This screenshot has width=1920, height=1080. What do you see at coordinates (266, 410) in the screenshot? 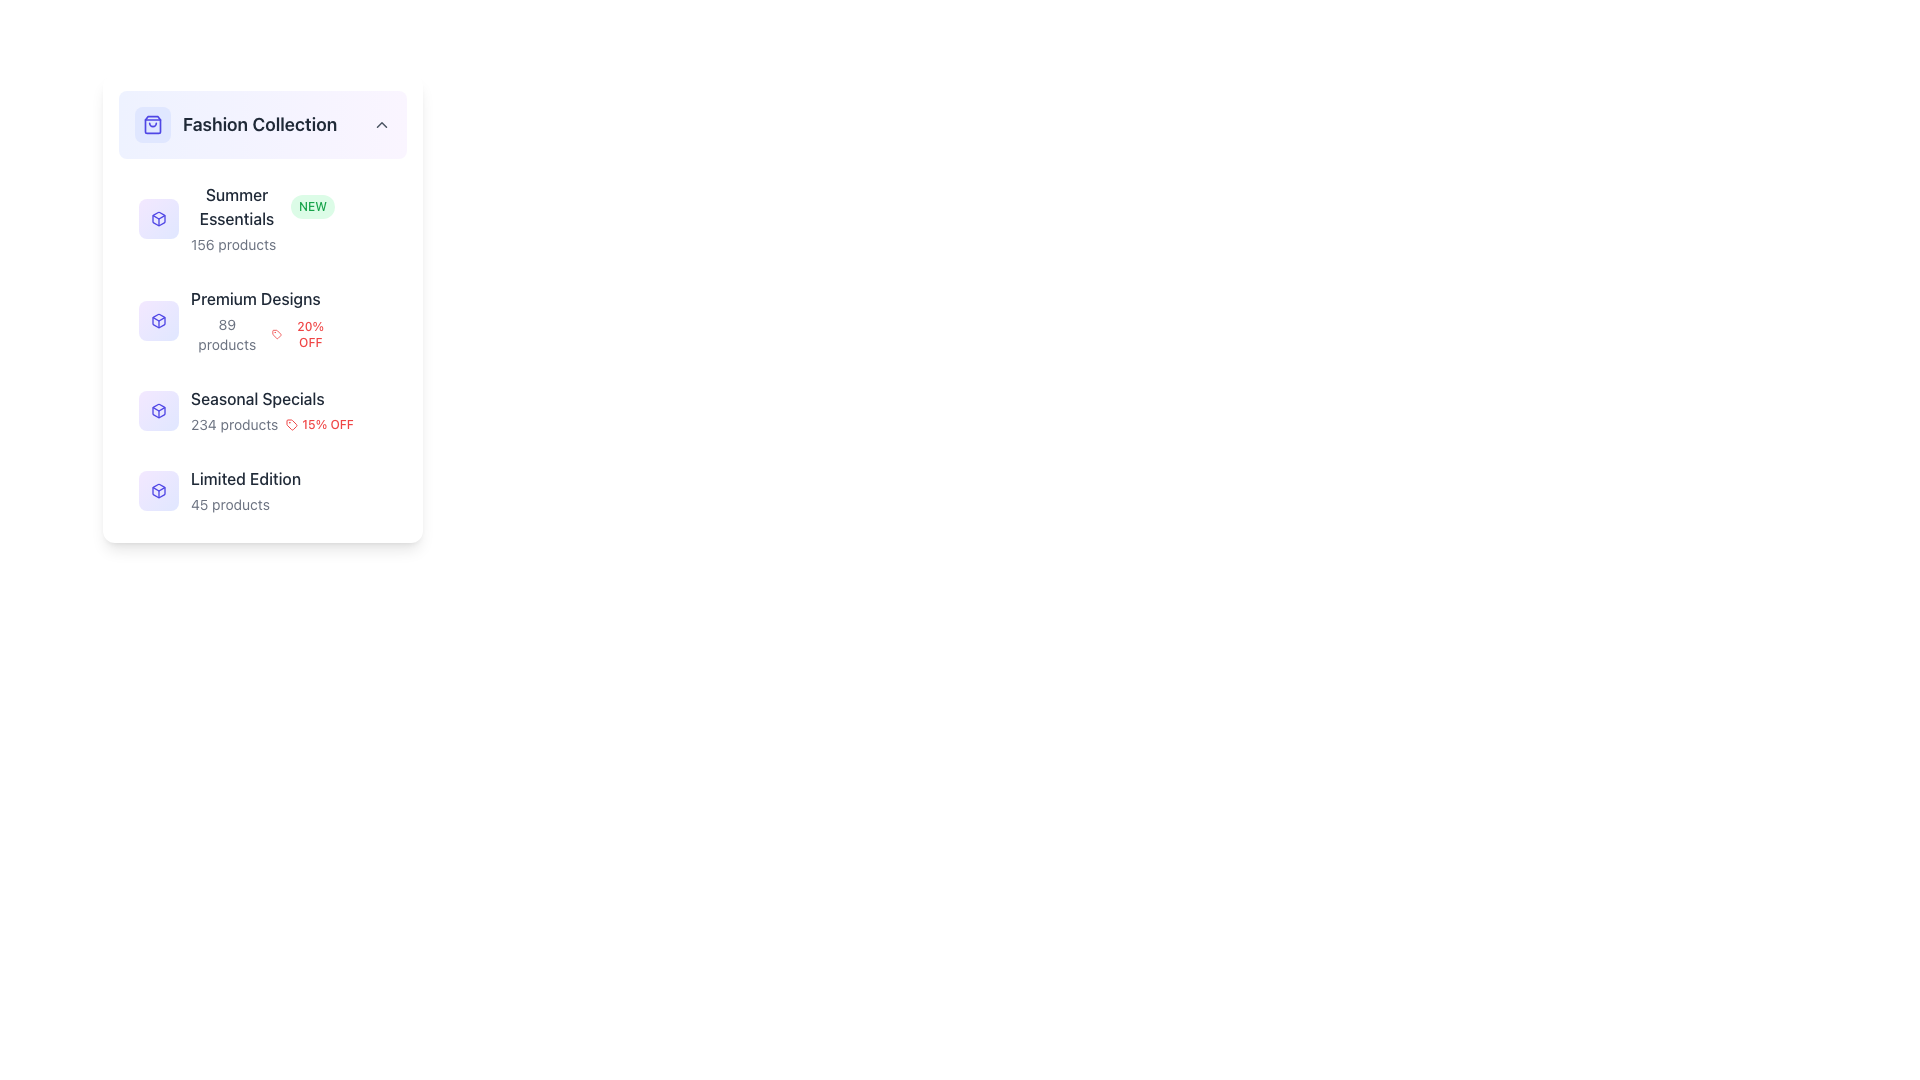
I see `the clickable list item titled 'Seasonal Specials' with a purple box icon and a red tag icon` at bounding box center [266, 410].